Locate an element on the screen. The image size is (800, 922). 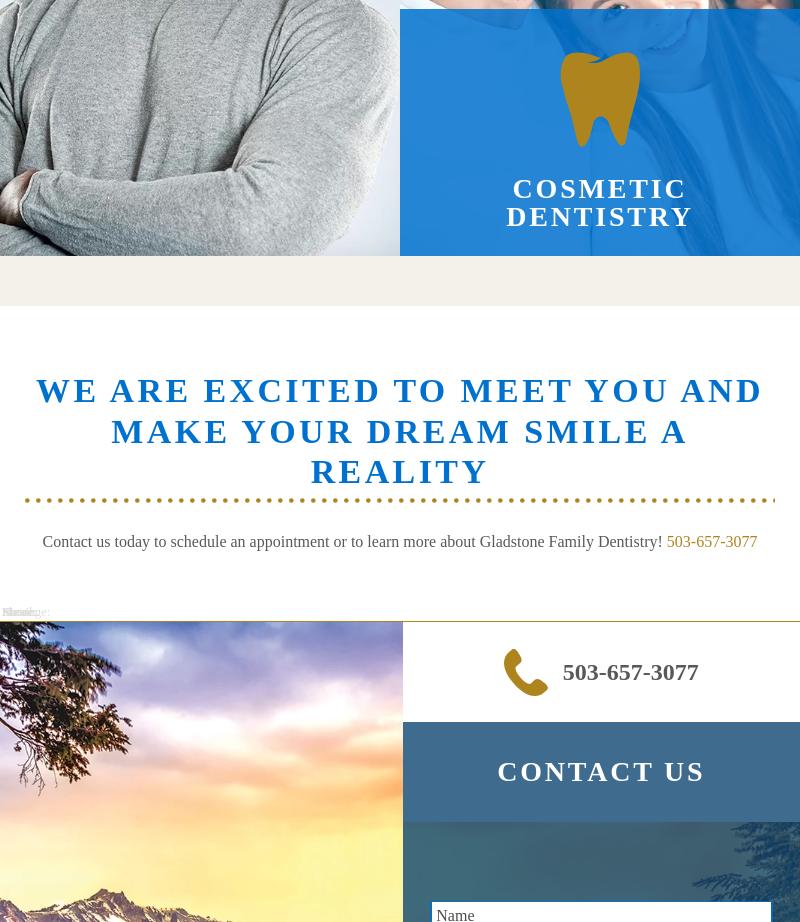
'Contact us today to schedule an appointment or to learn more about Gladstone Family Dentistry!' is located at coordinates (354, 541).